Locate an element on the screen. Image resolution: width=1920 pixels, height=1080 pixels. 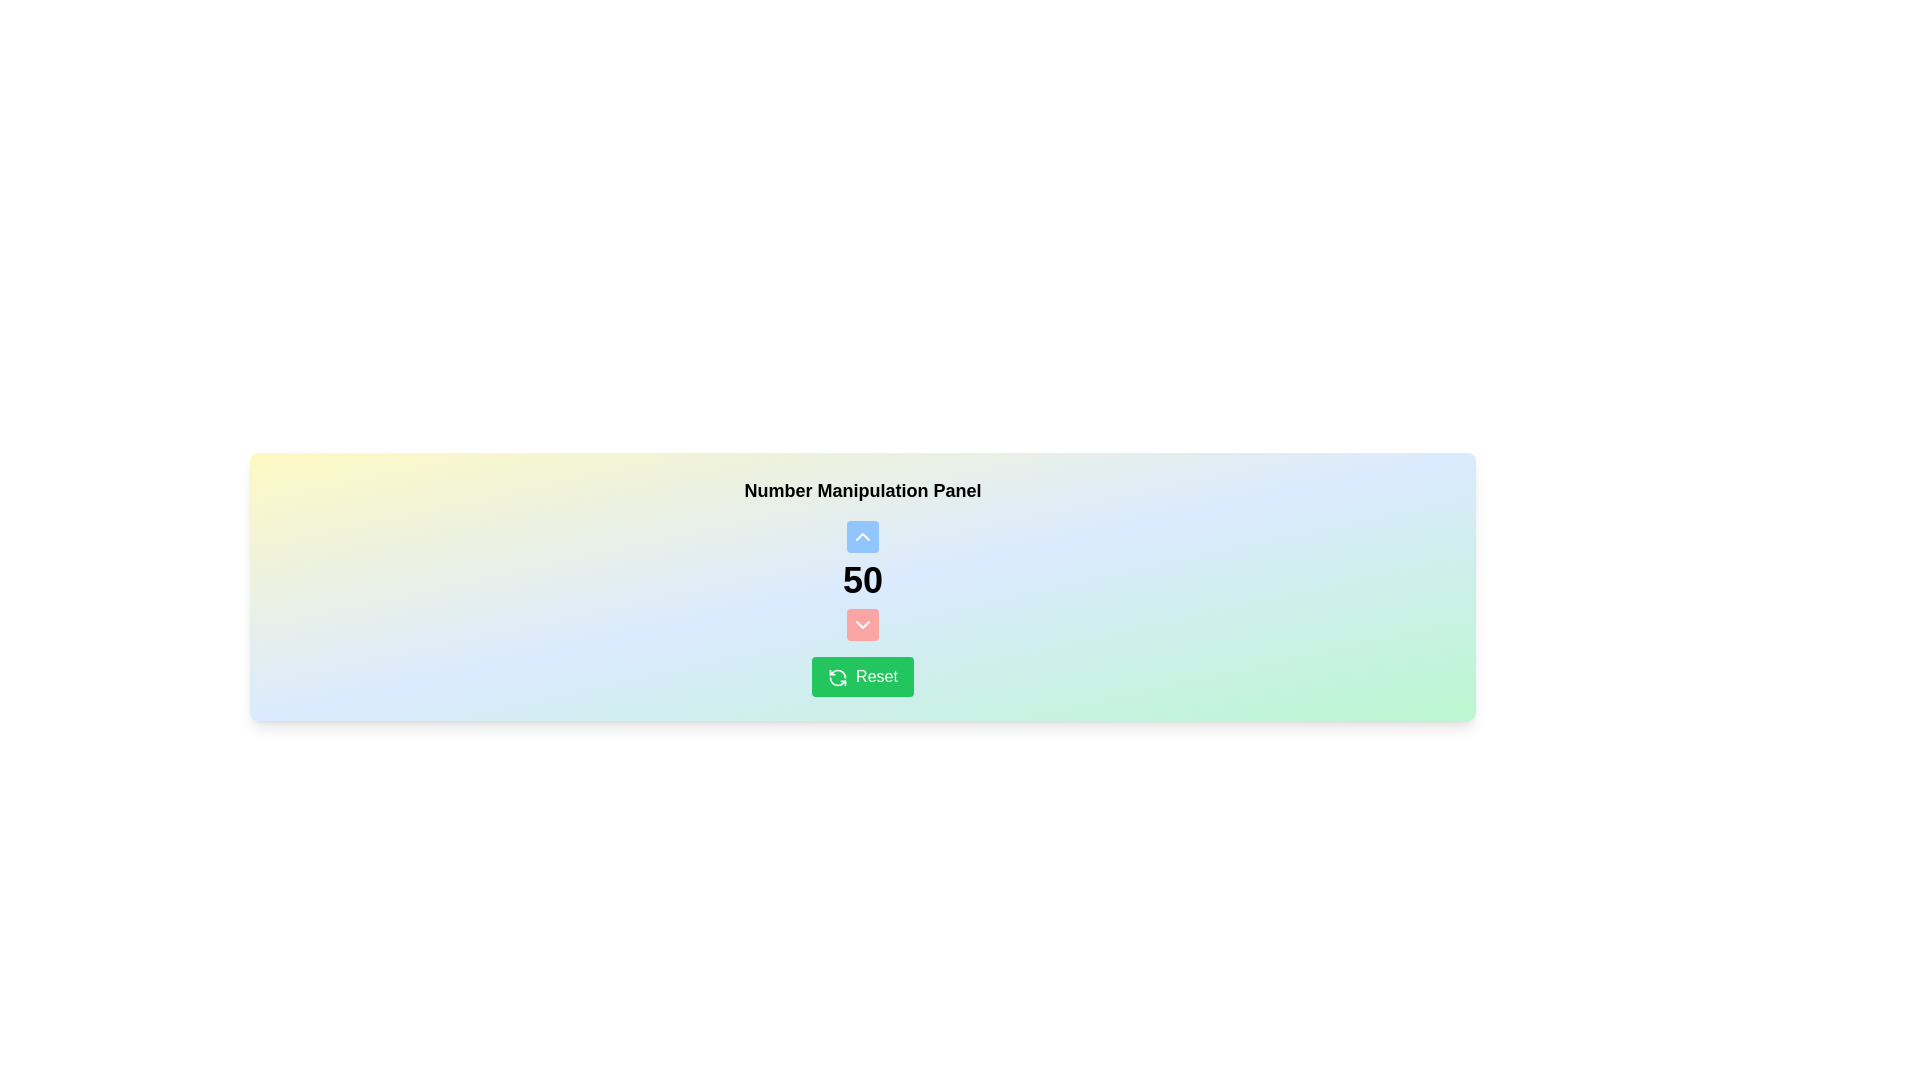
the increment button located directly above the number '50' display in the 'Number Manipulation Panel' section to observe the hover effect is located at coordinates (863, 535).